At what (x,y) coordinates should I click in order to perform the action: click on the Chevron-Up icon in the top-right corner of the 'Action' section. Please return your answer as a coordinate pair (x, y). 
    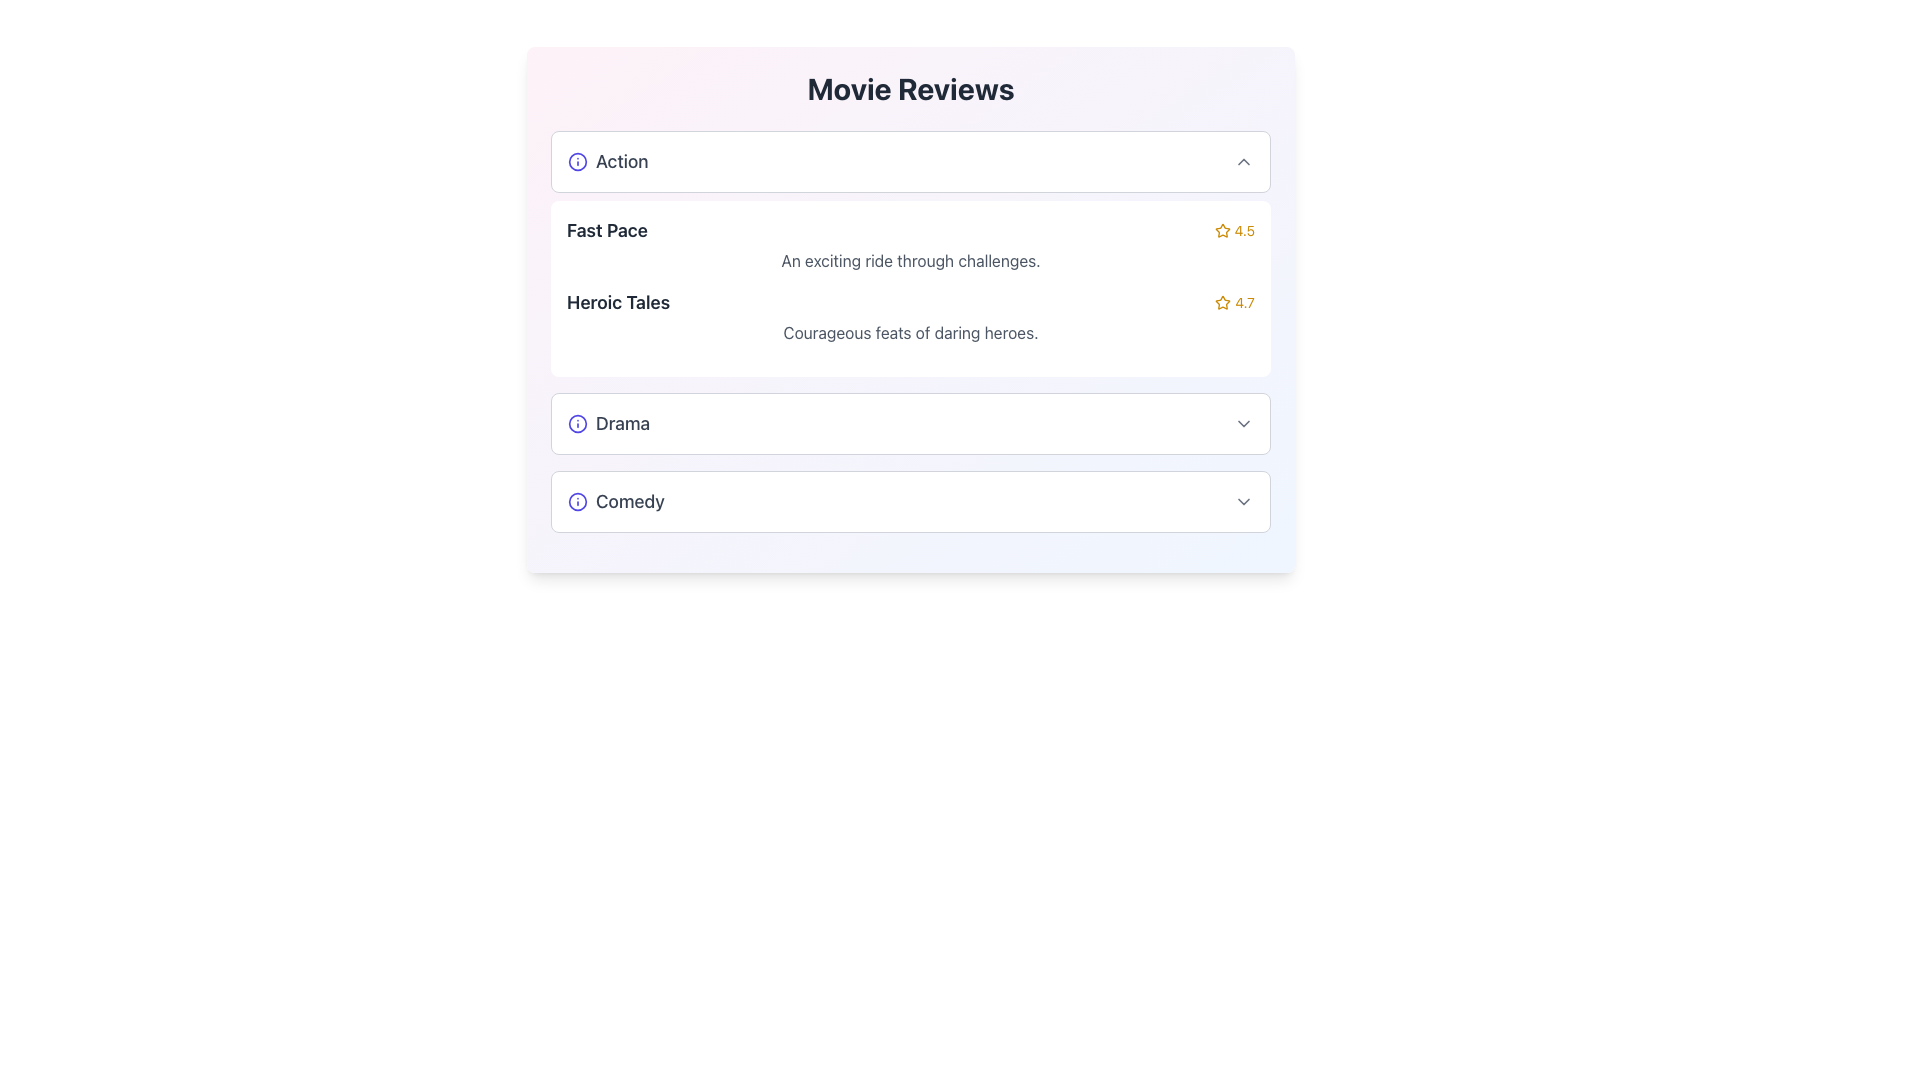
    Looking at the image, I should click on (1242, 161).